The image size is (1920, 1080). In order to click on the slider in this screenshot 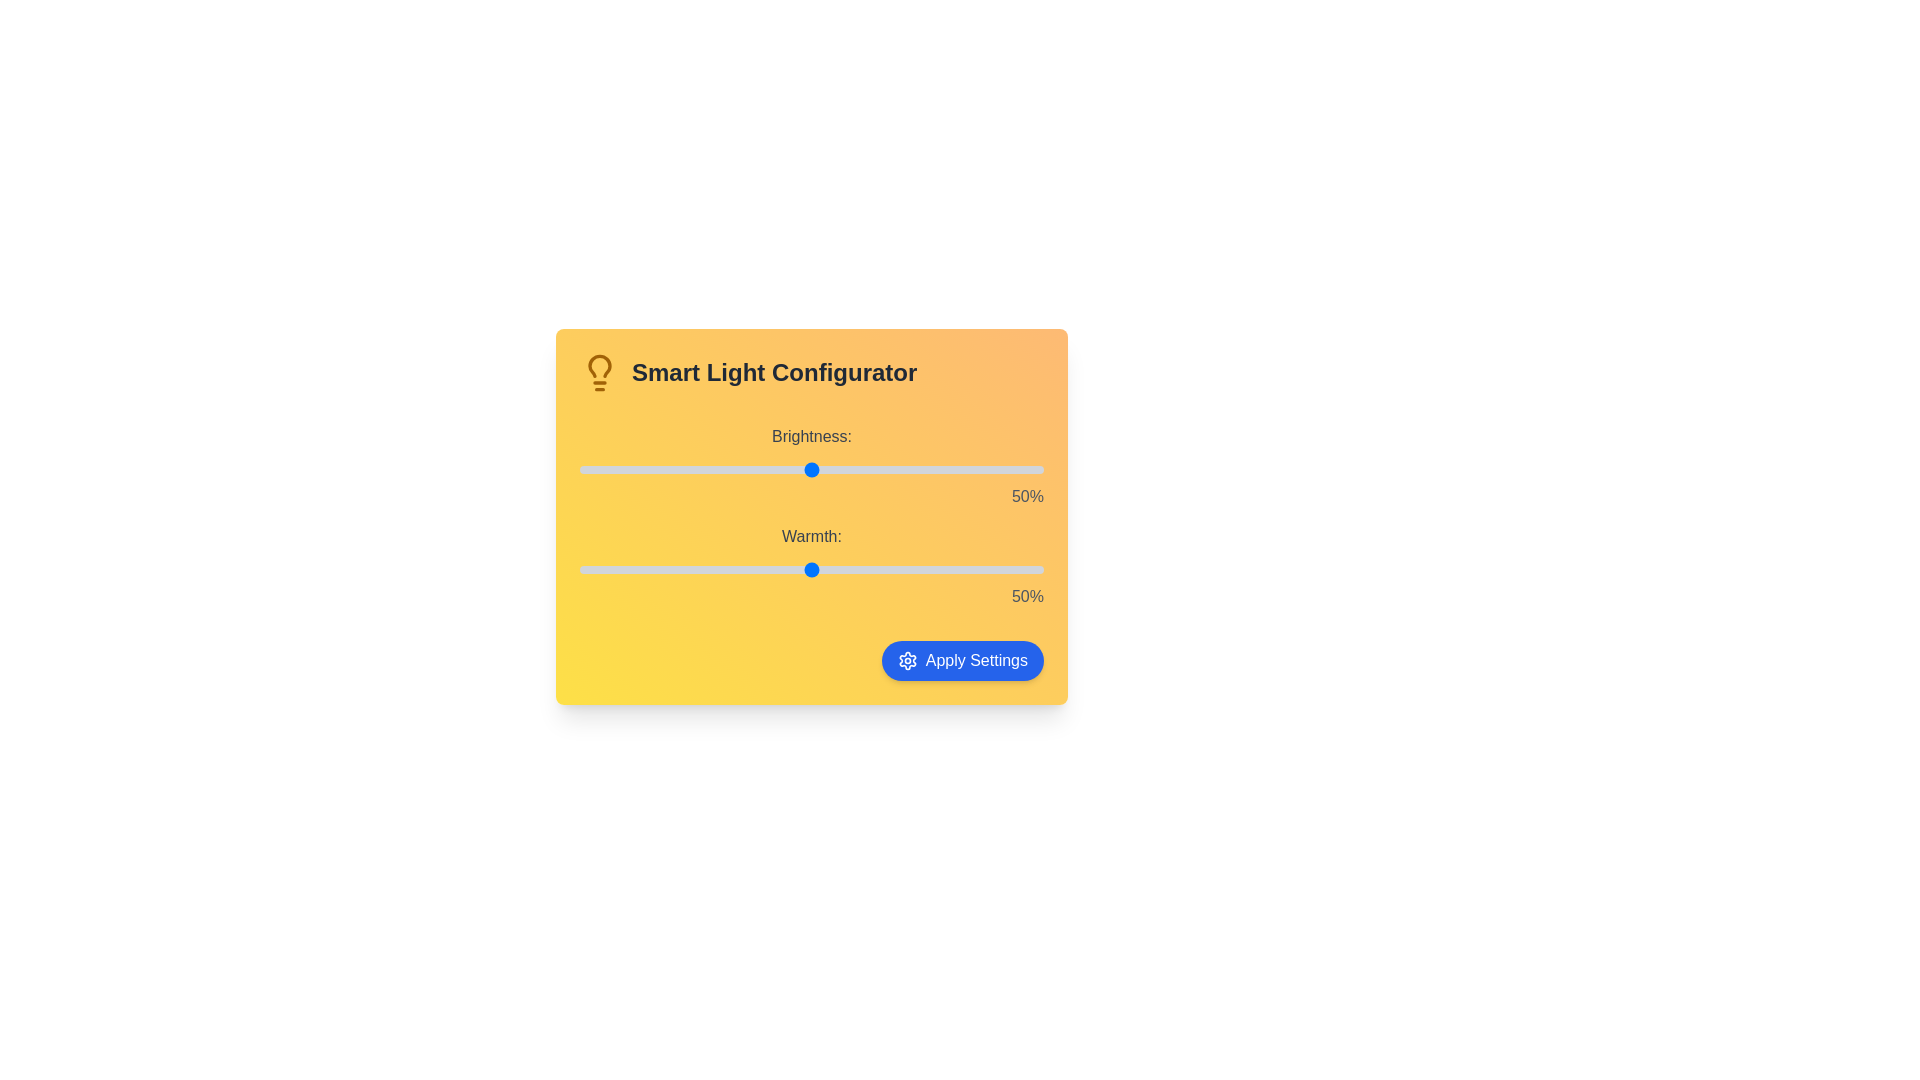, I will do `click(597, 570)`.